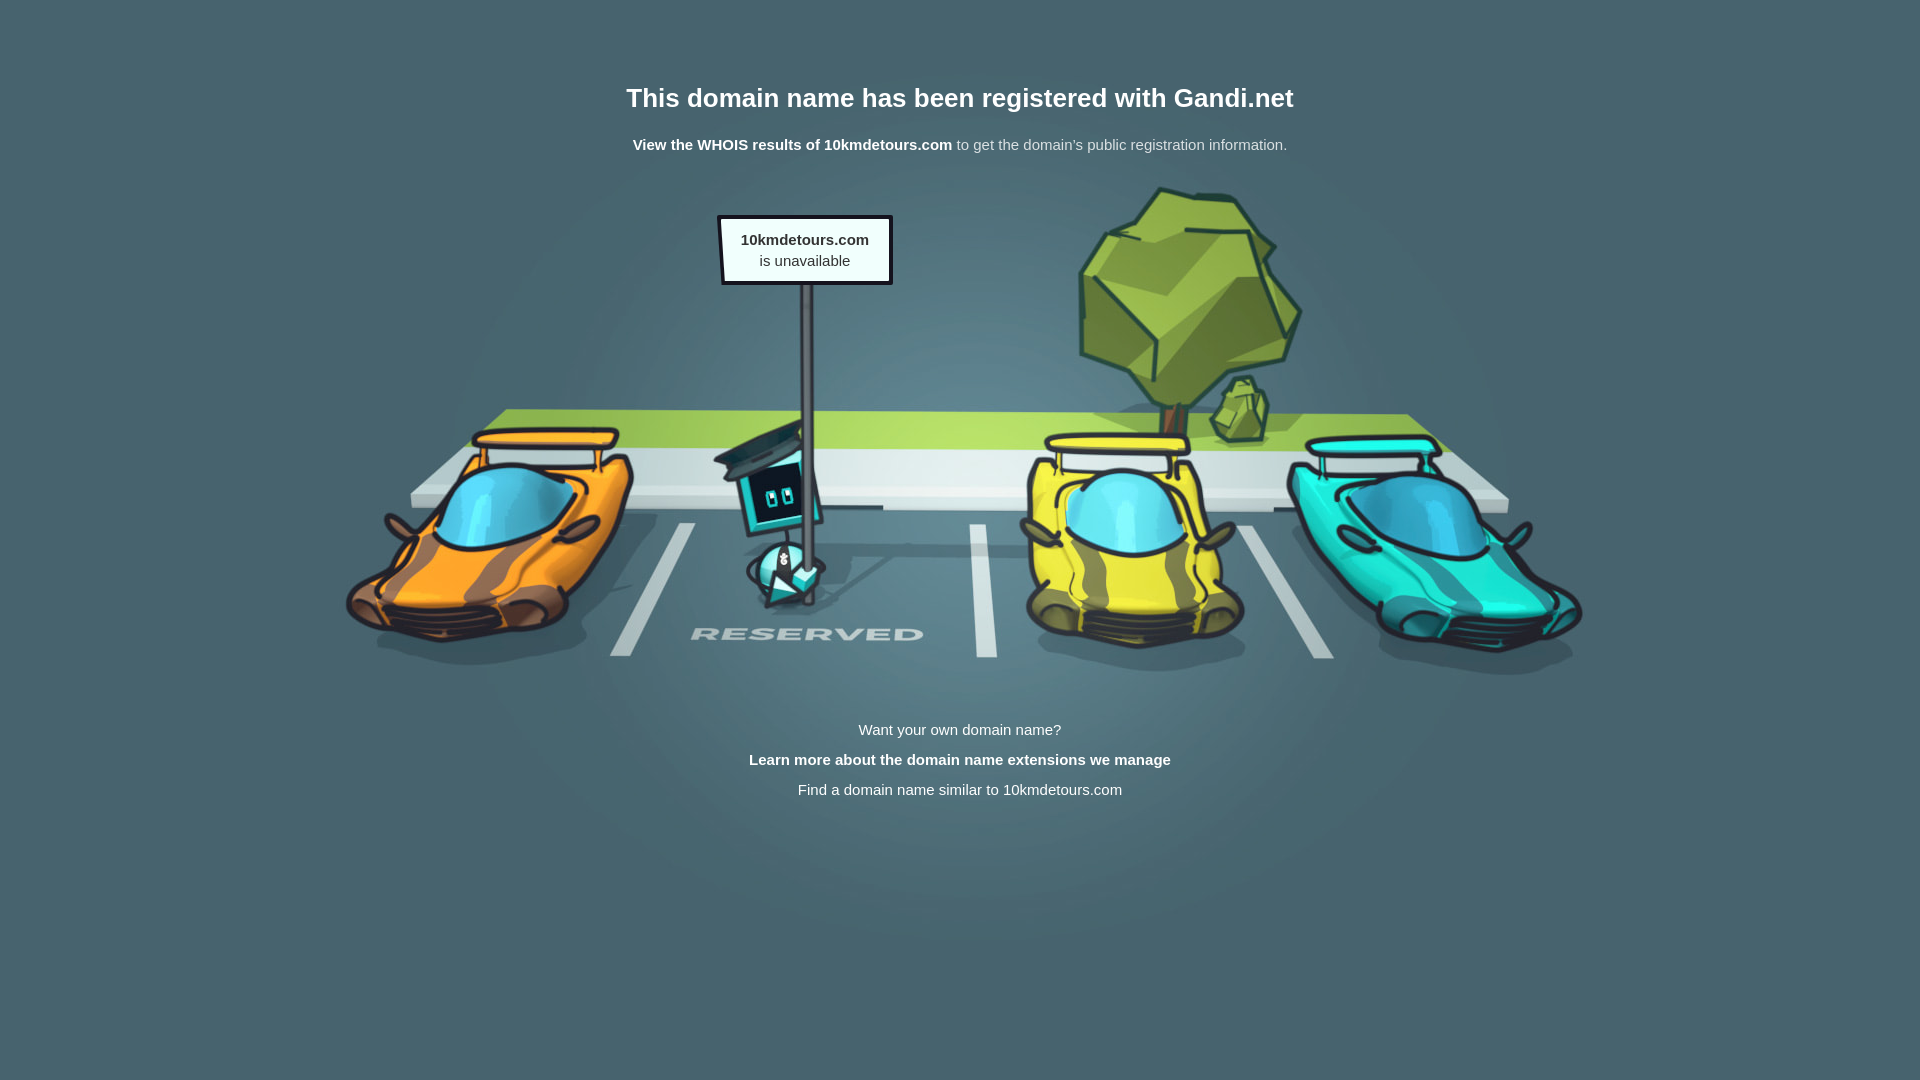 This screenshot has width=1920, height=1080. What do you see at coordinates (960, 788) in the screenshot?
I see `'Find a domain name similar to 10kmdetours.com'` at bounding box center [960, 788].